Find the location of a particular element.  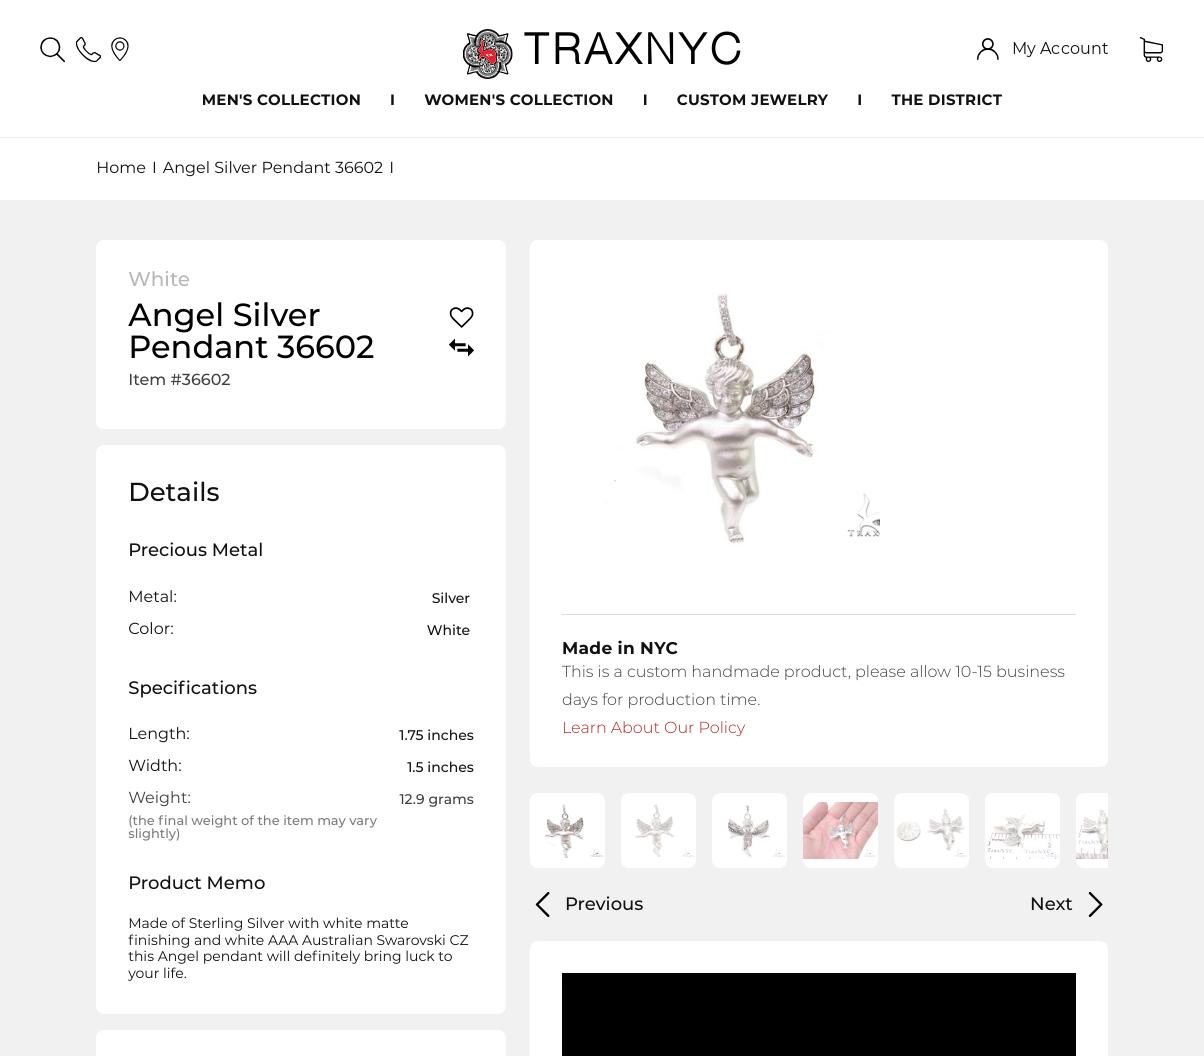

'Weight' is located at coordinates (157, 798).